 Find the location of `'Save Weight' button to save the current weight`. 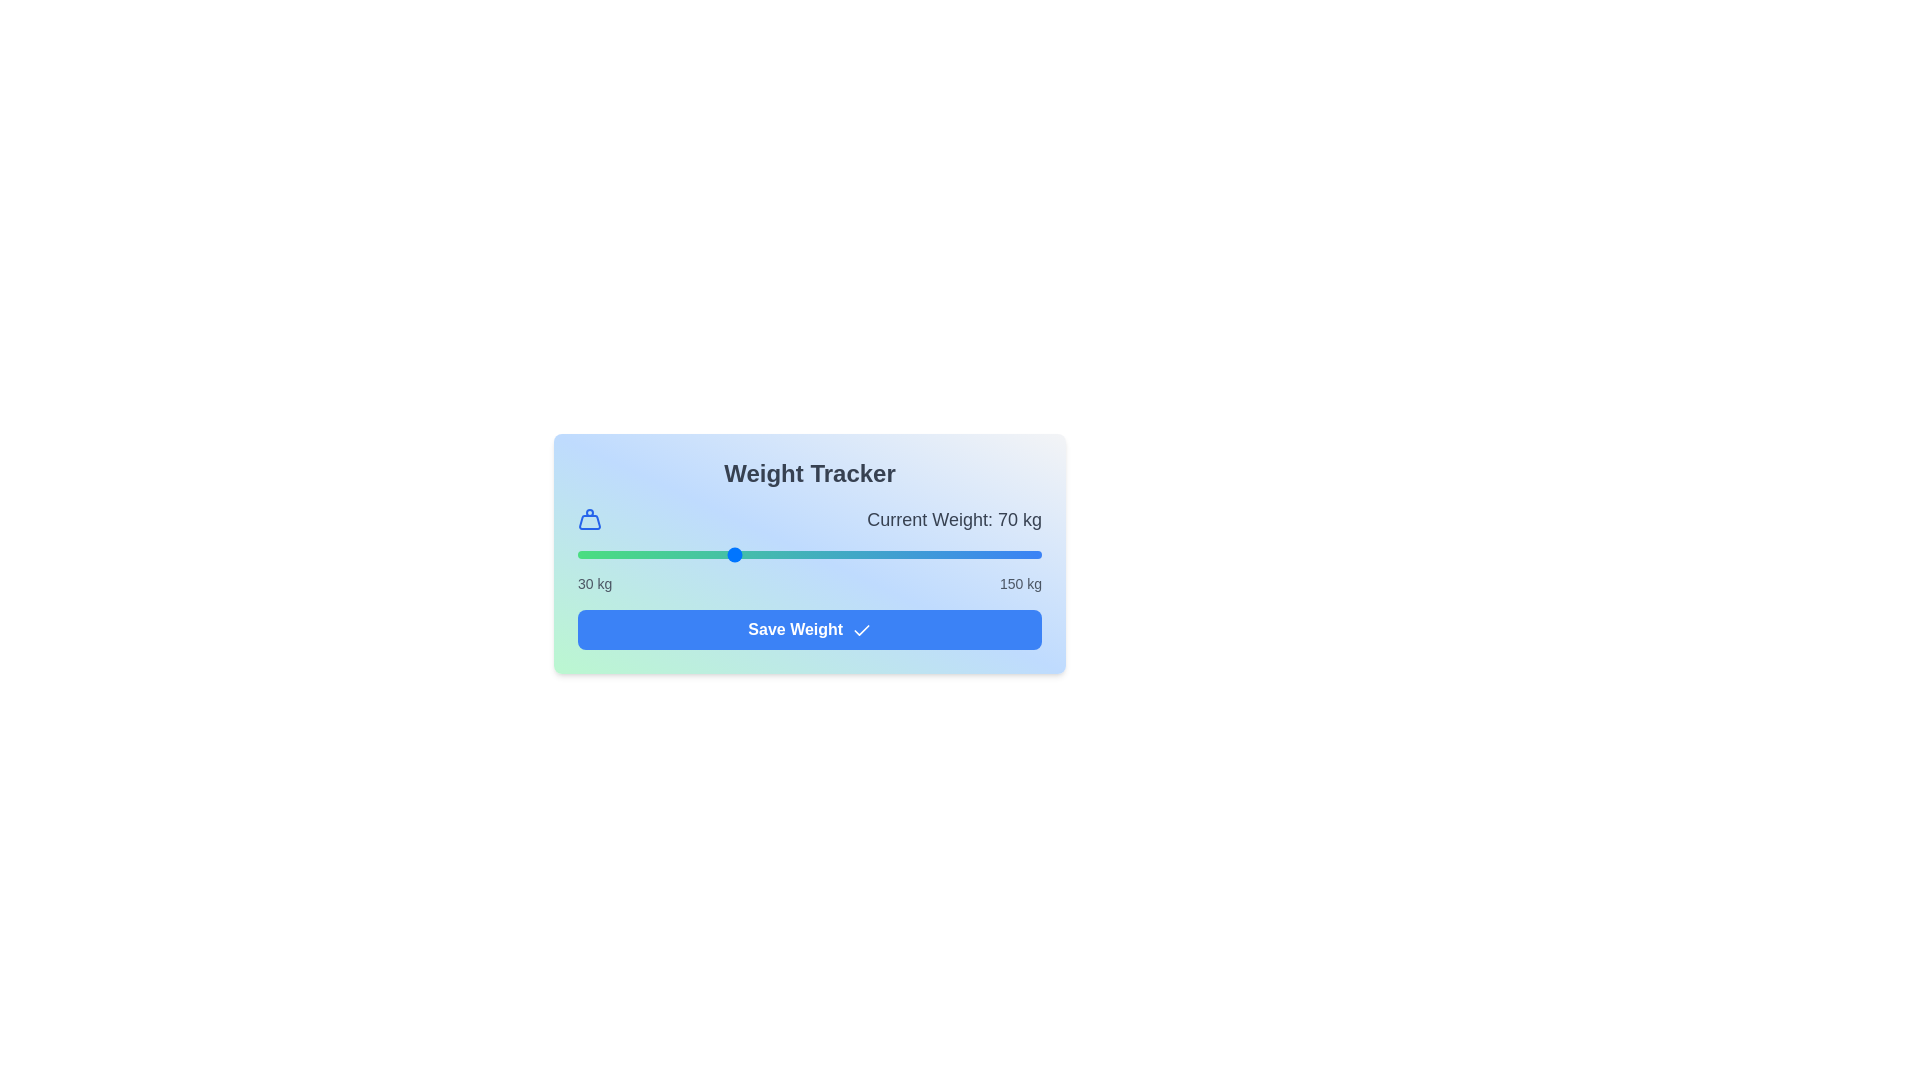

'Save Weight' button to save the current weight is located at coordinates (810, 628).